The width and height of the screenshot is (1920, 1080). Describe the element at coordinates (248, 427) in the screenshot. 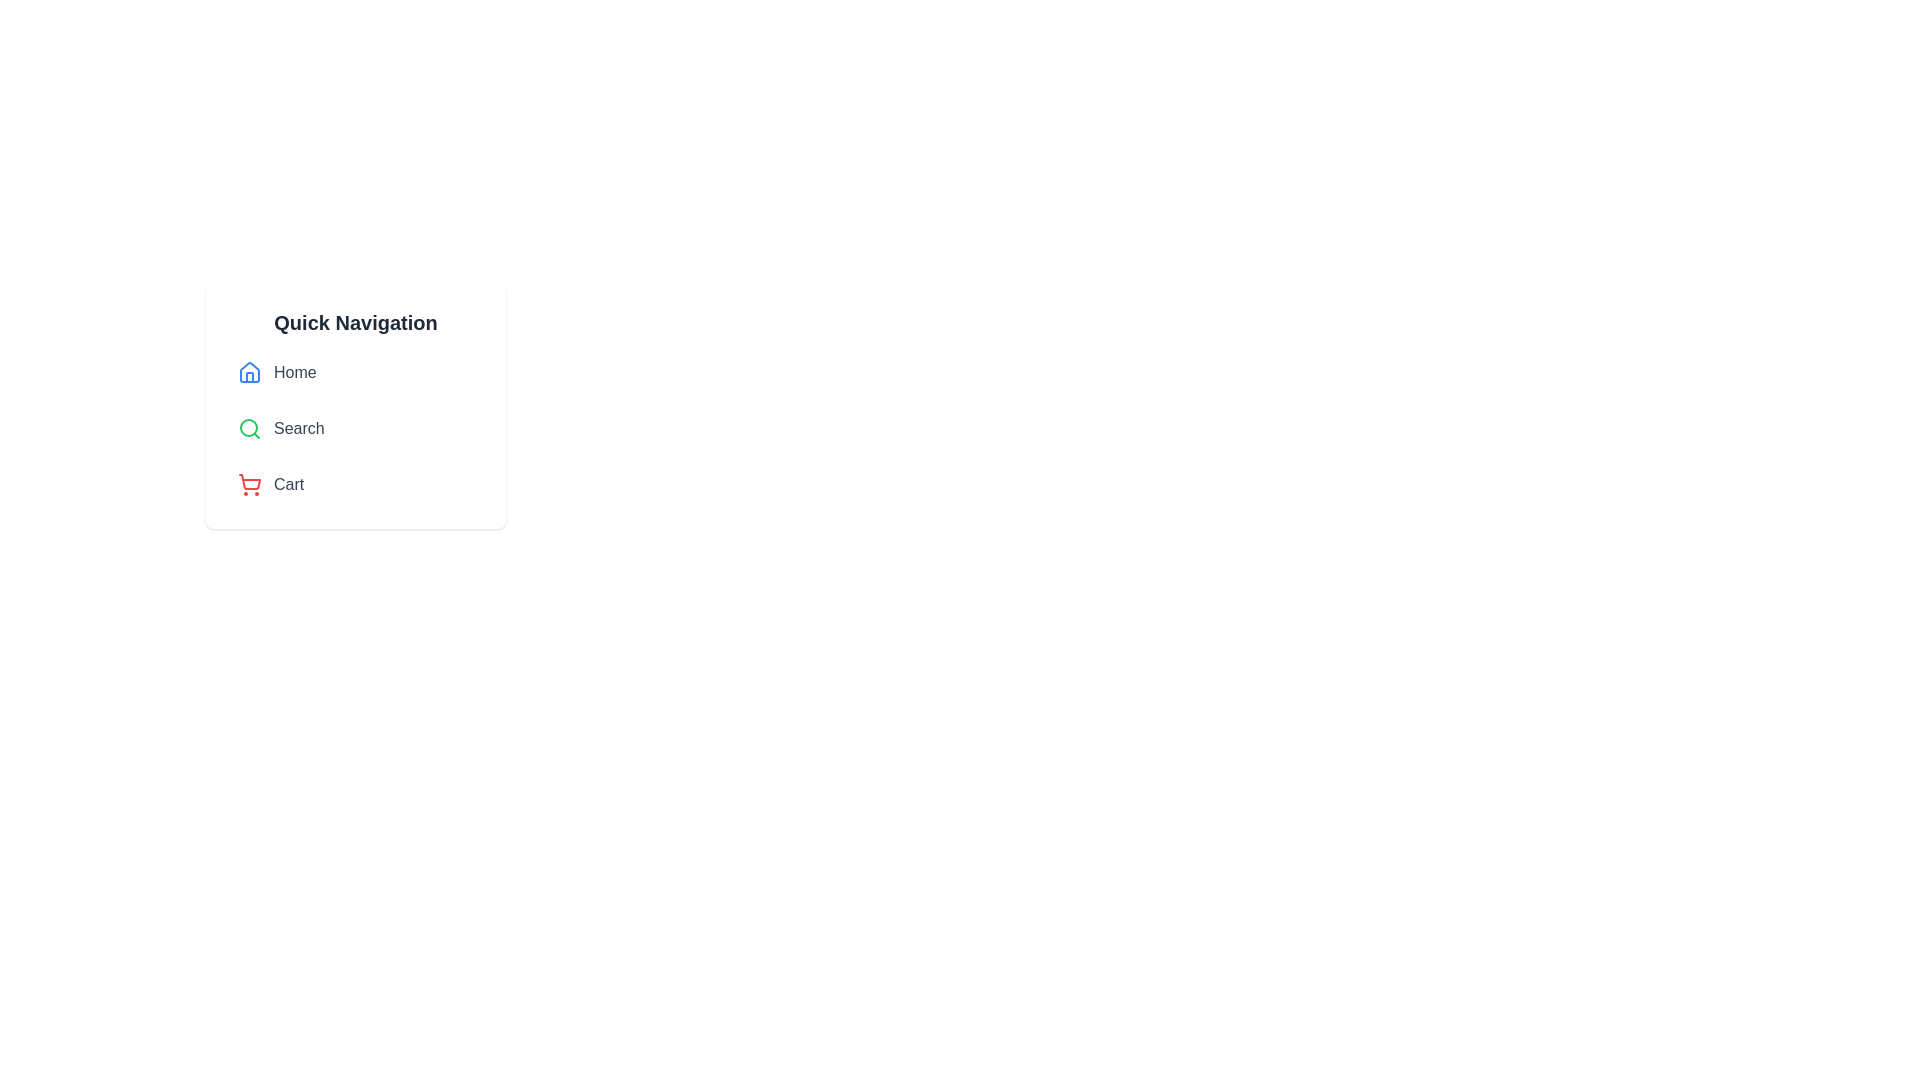

I see `the inner circular portion of the search icon, which serves as the lens of the magnifying glass` at that location.